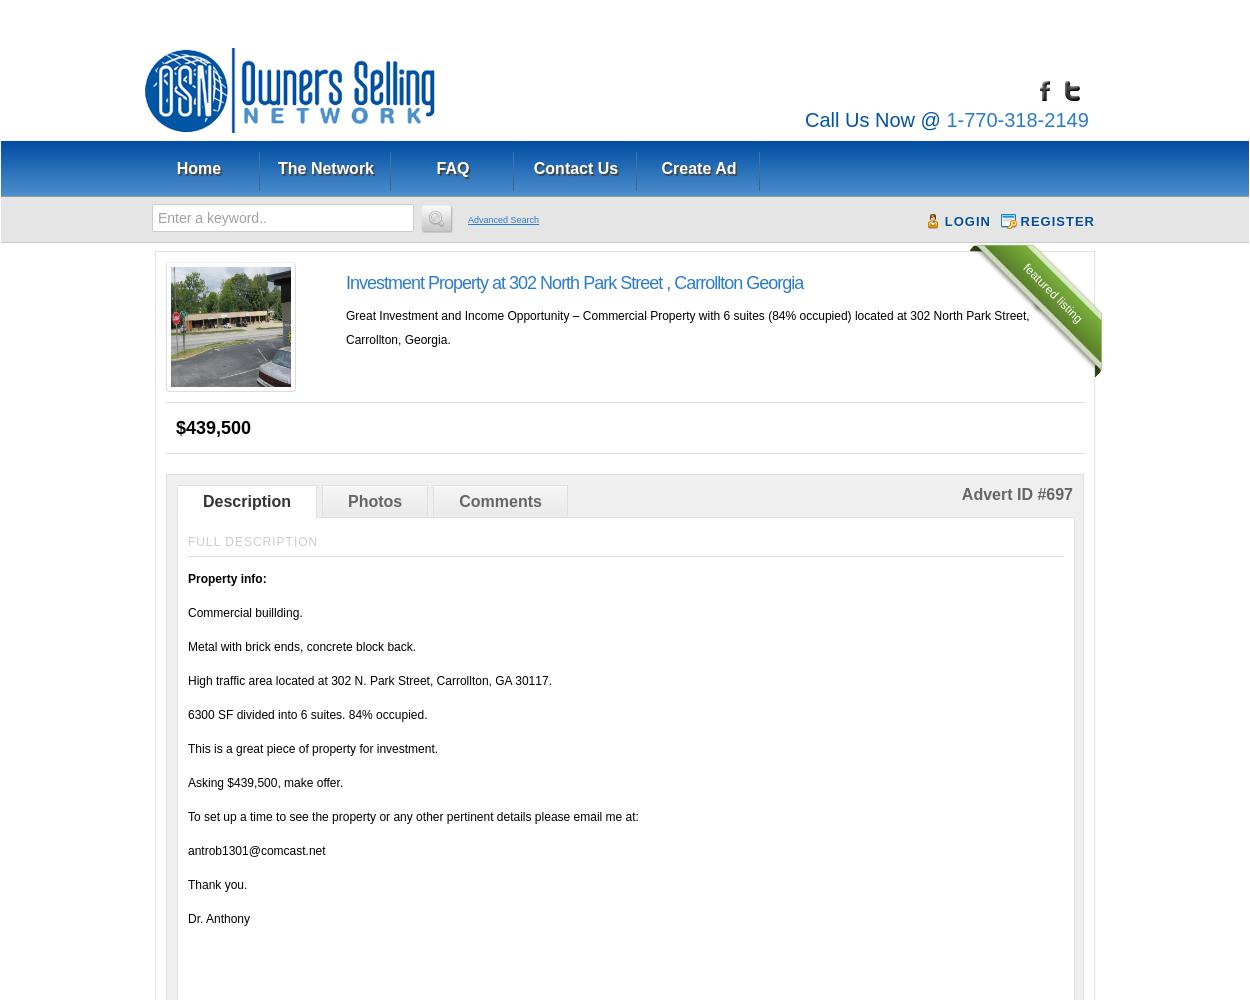 This screenshot has height=1000, width=1250. I want to click on 'High traffic area located at 302 N. Park Street, Carrollton, GA 30117.', so click(368, 681).